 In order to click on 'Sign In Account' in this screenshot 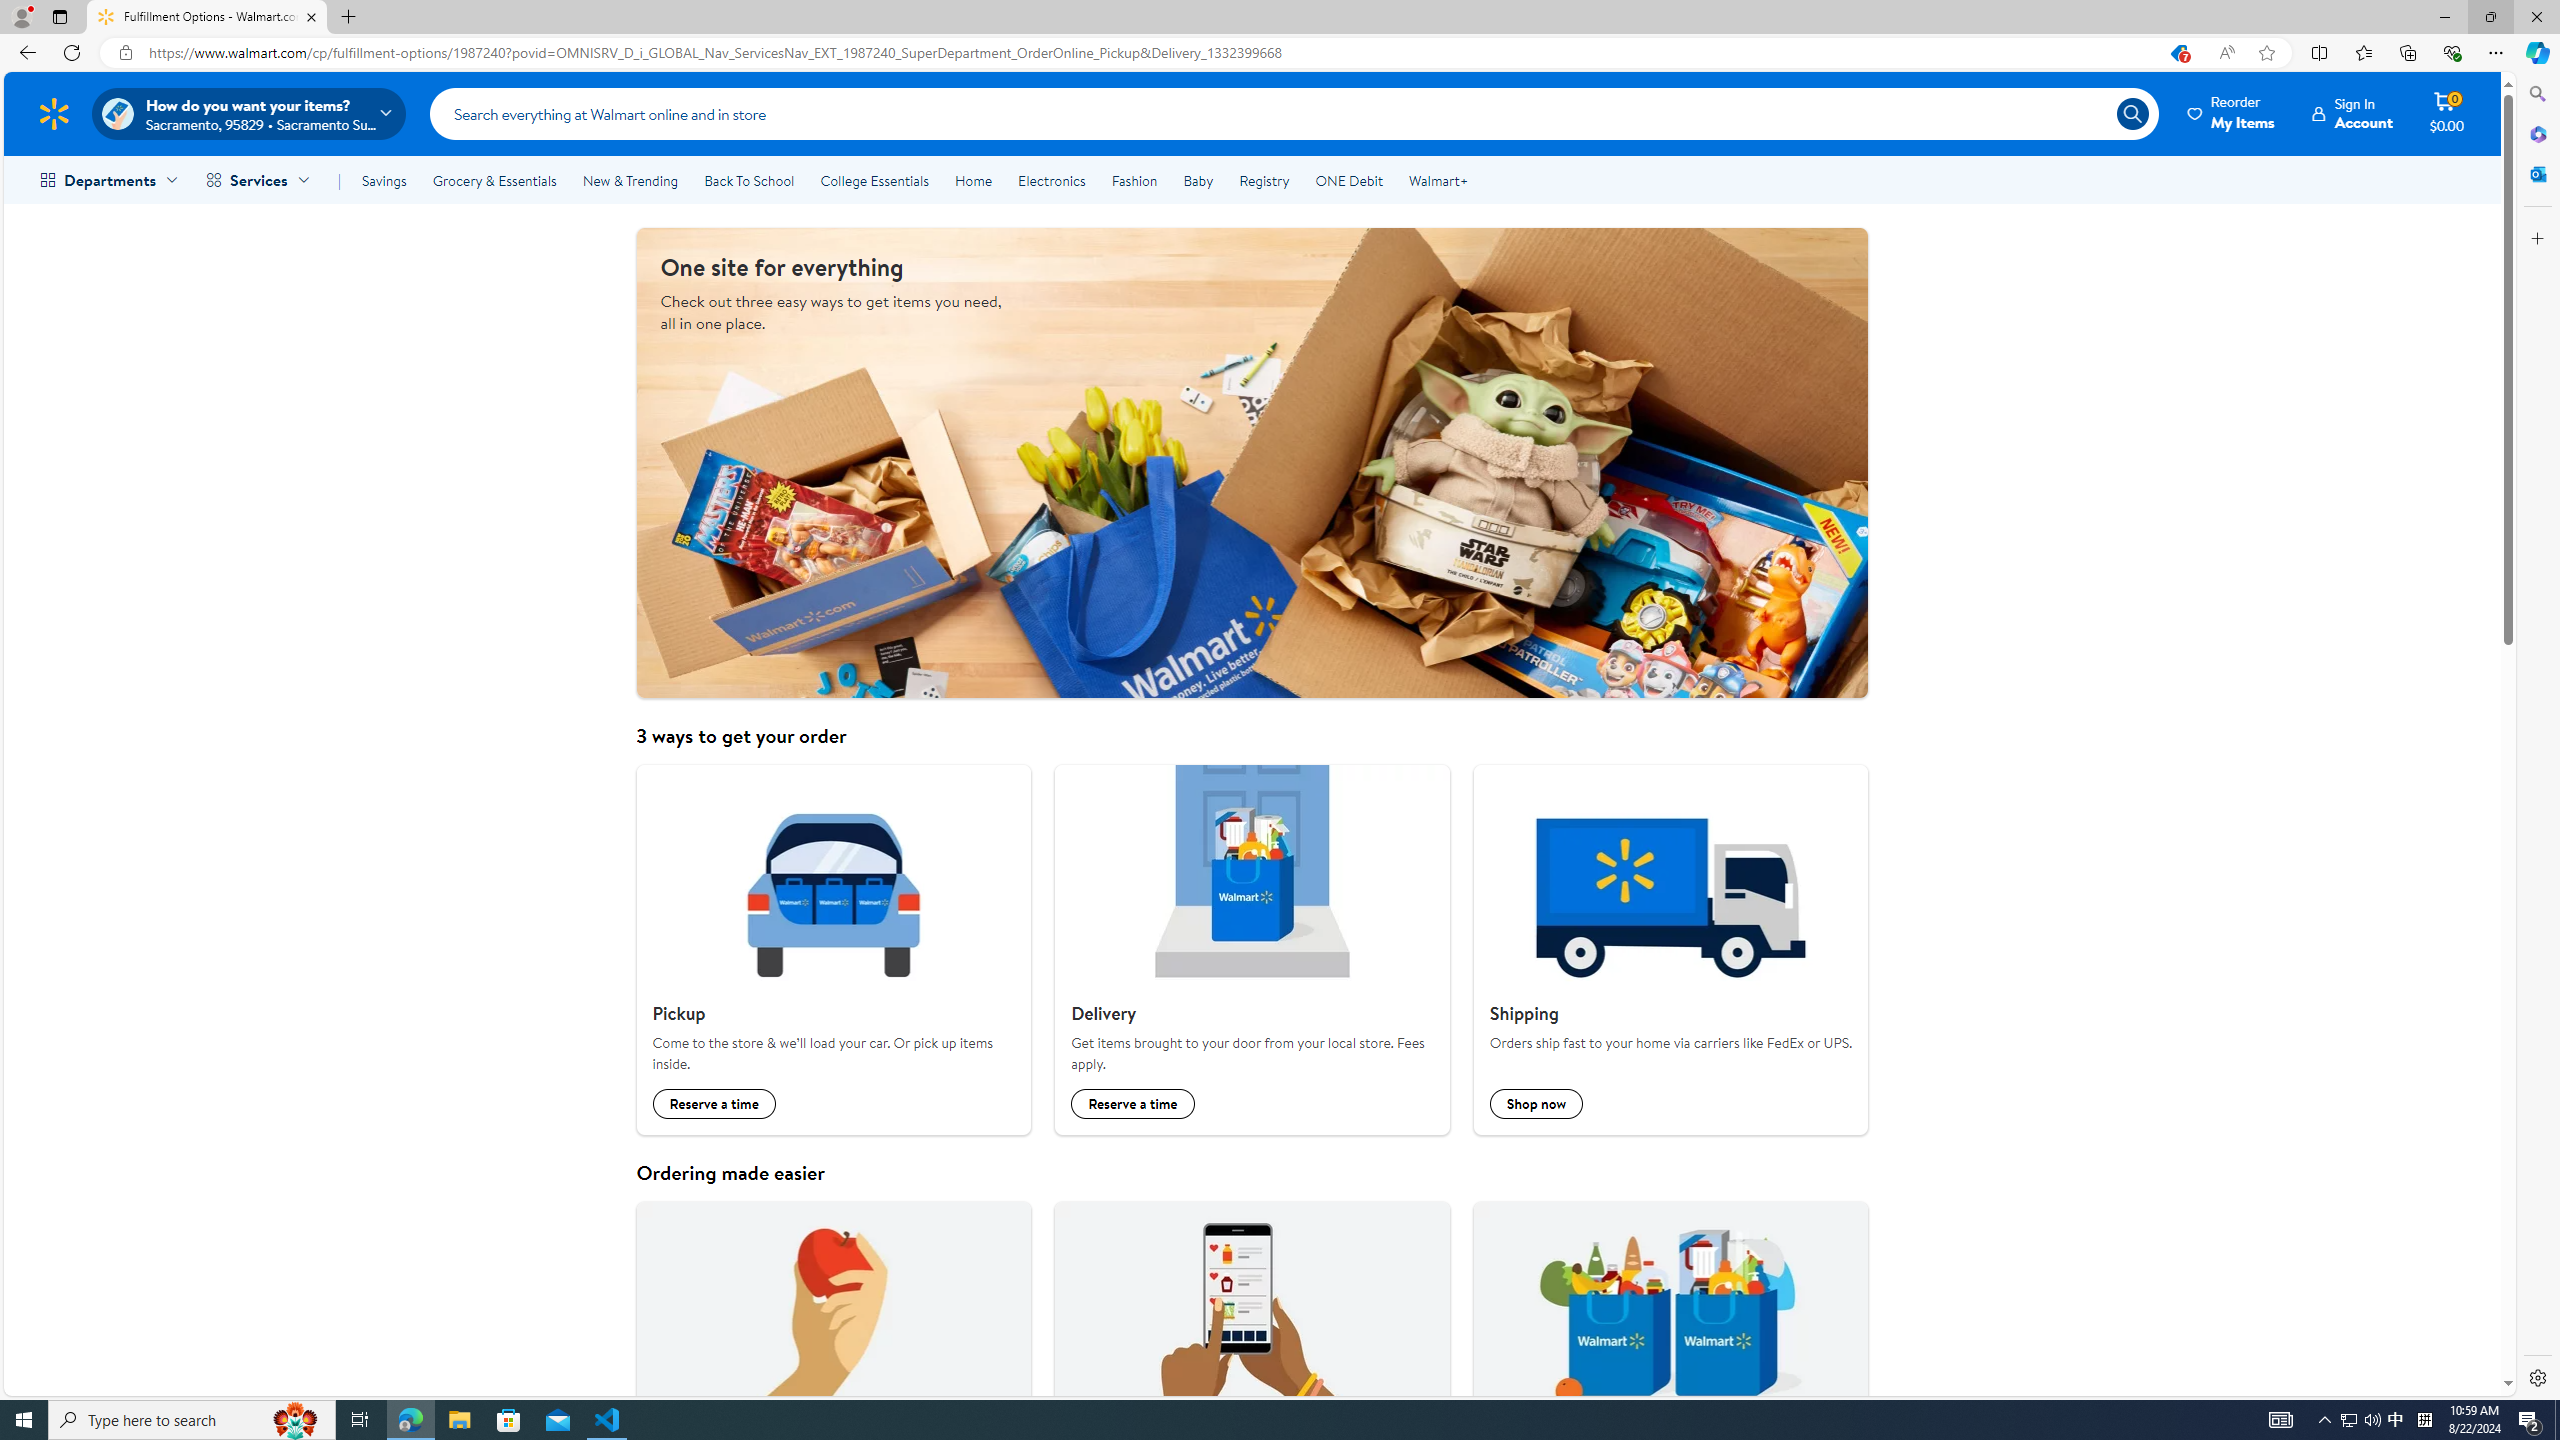, I will do `click(2352, 112)`.